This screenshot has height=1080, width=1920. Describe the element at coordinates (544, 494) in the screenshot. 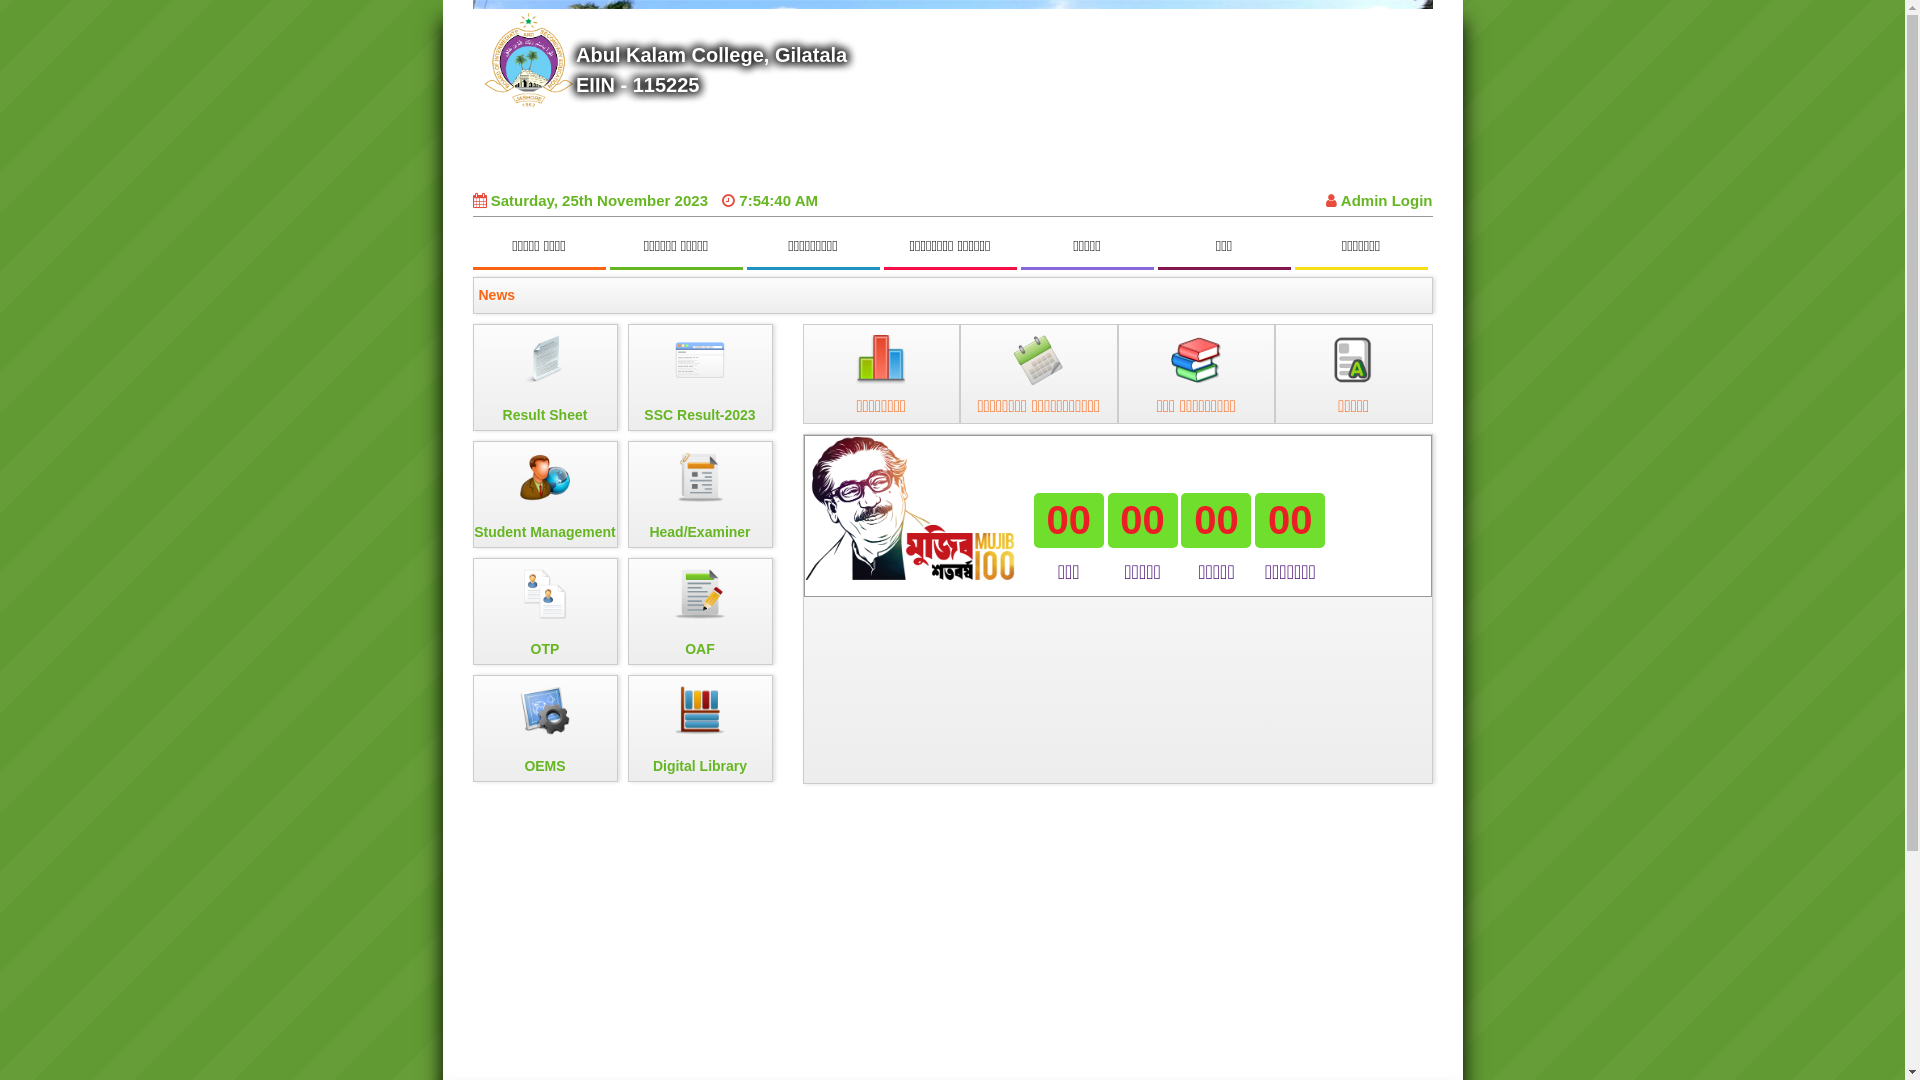

I see `'Student Management'` at that location.